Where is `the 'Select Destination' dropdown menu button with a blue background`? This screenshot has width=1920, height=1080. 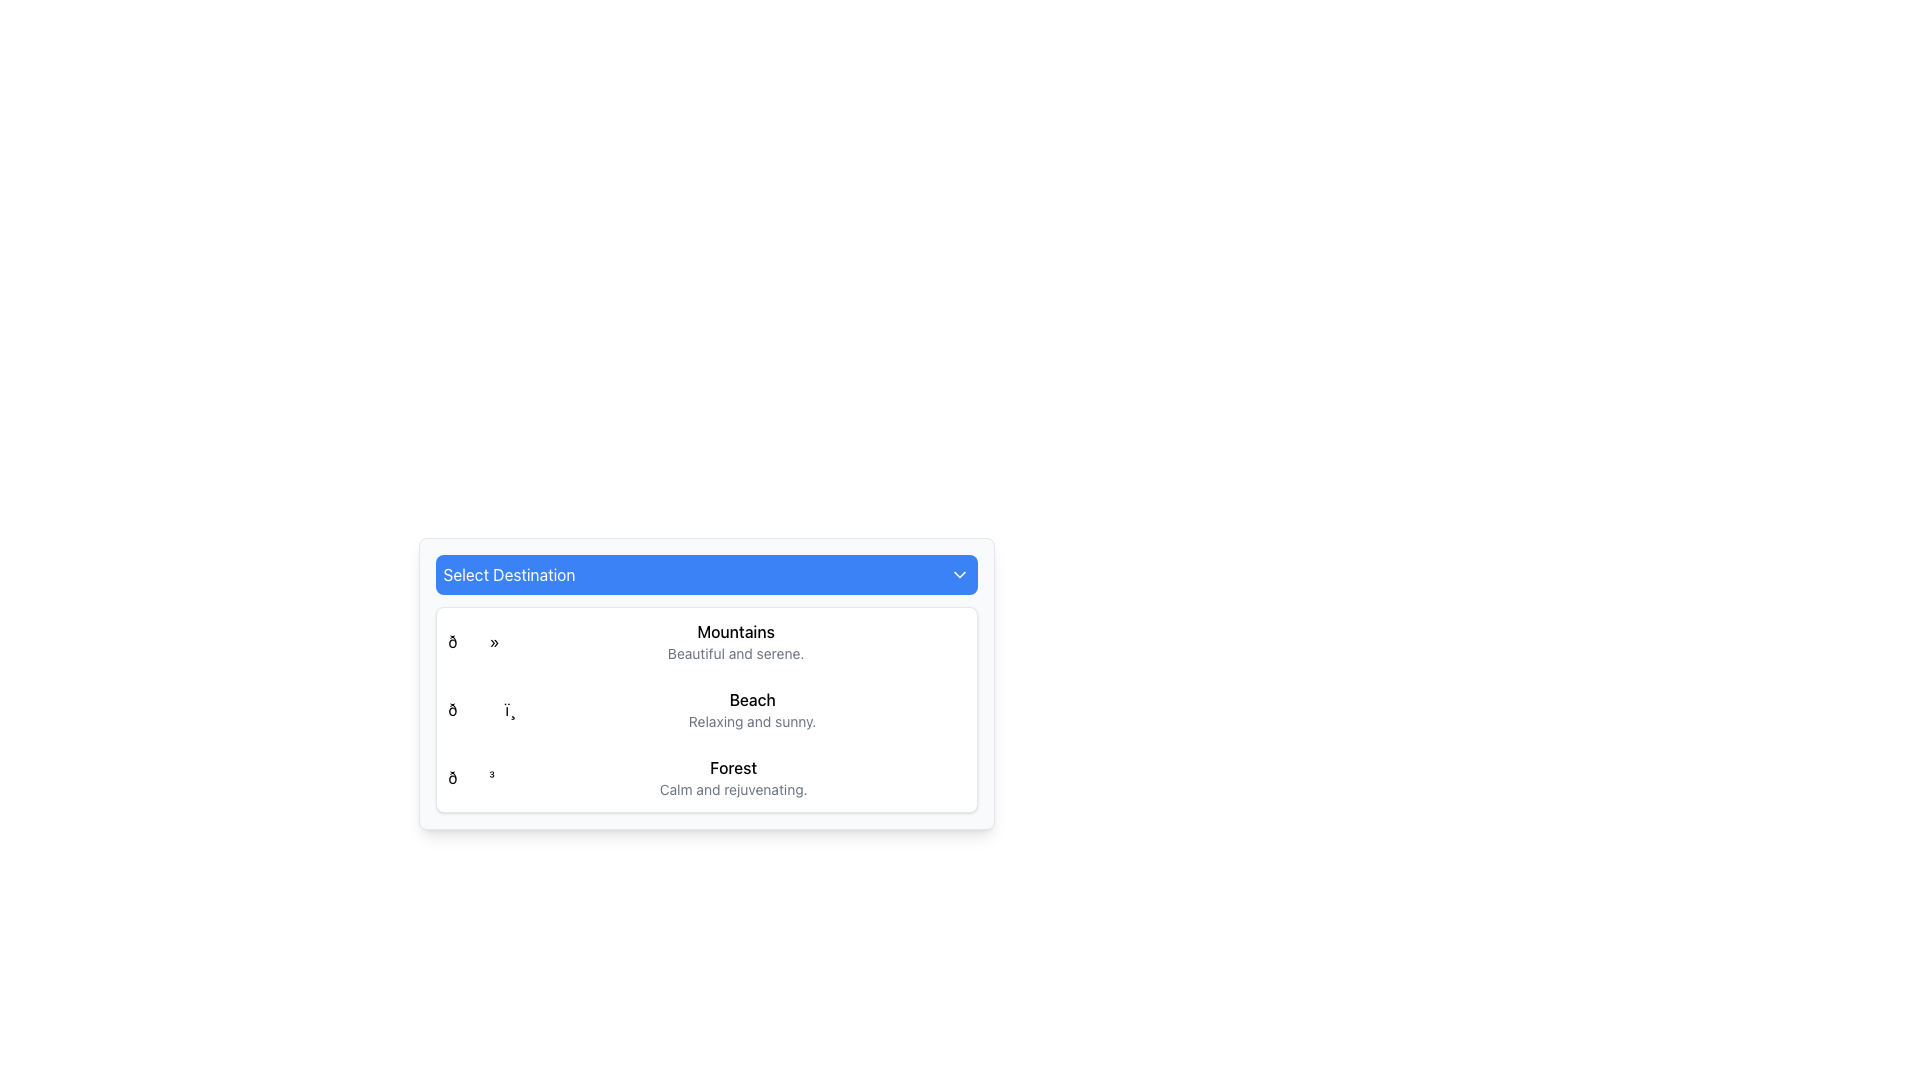 the 'Select Destination' dropdown menu button with a blue background is located at coordinates (706, 574).